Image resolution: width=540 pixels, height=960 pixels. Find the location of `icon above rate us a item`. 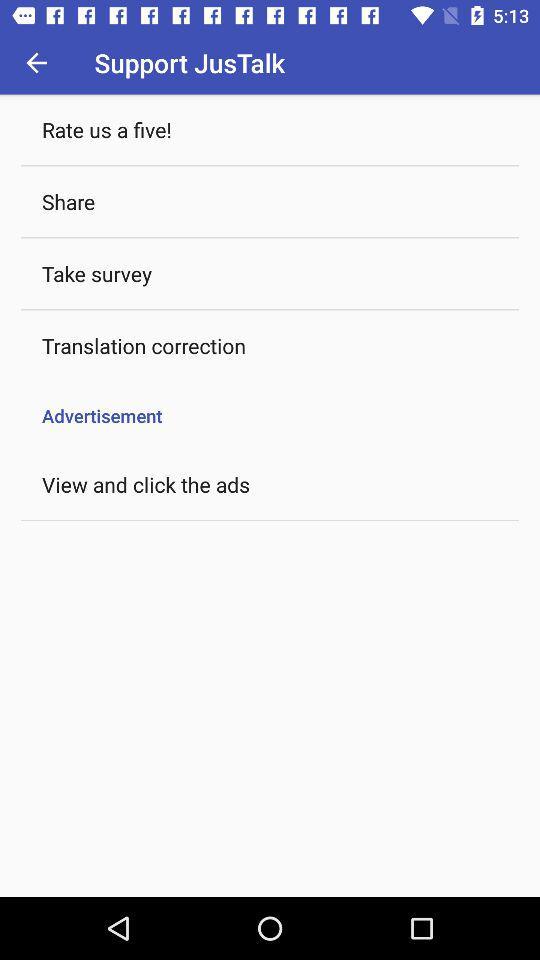

icon above rate us a item is located at coordinates (36, 62).